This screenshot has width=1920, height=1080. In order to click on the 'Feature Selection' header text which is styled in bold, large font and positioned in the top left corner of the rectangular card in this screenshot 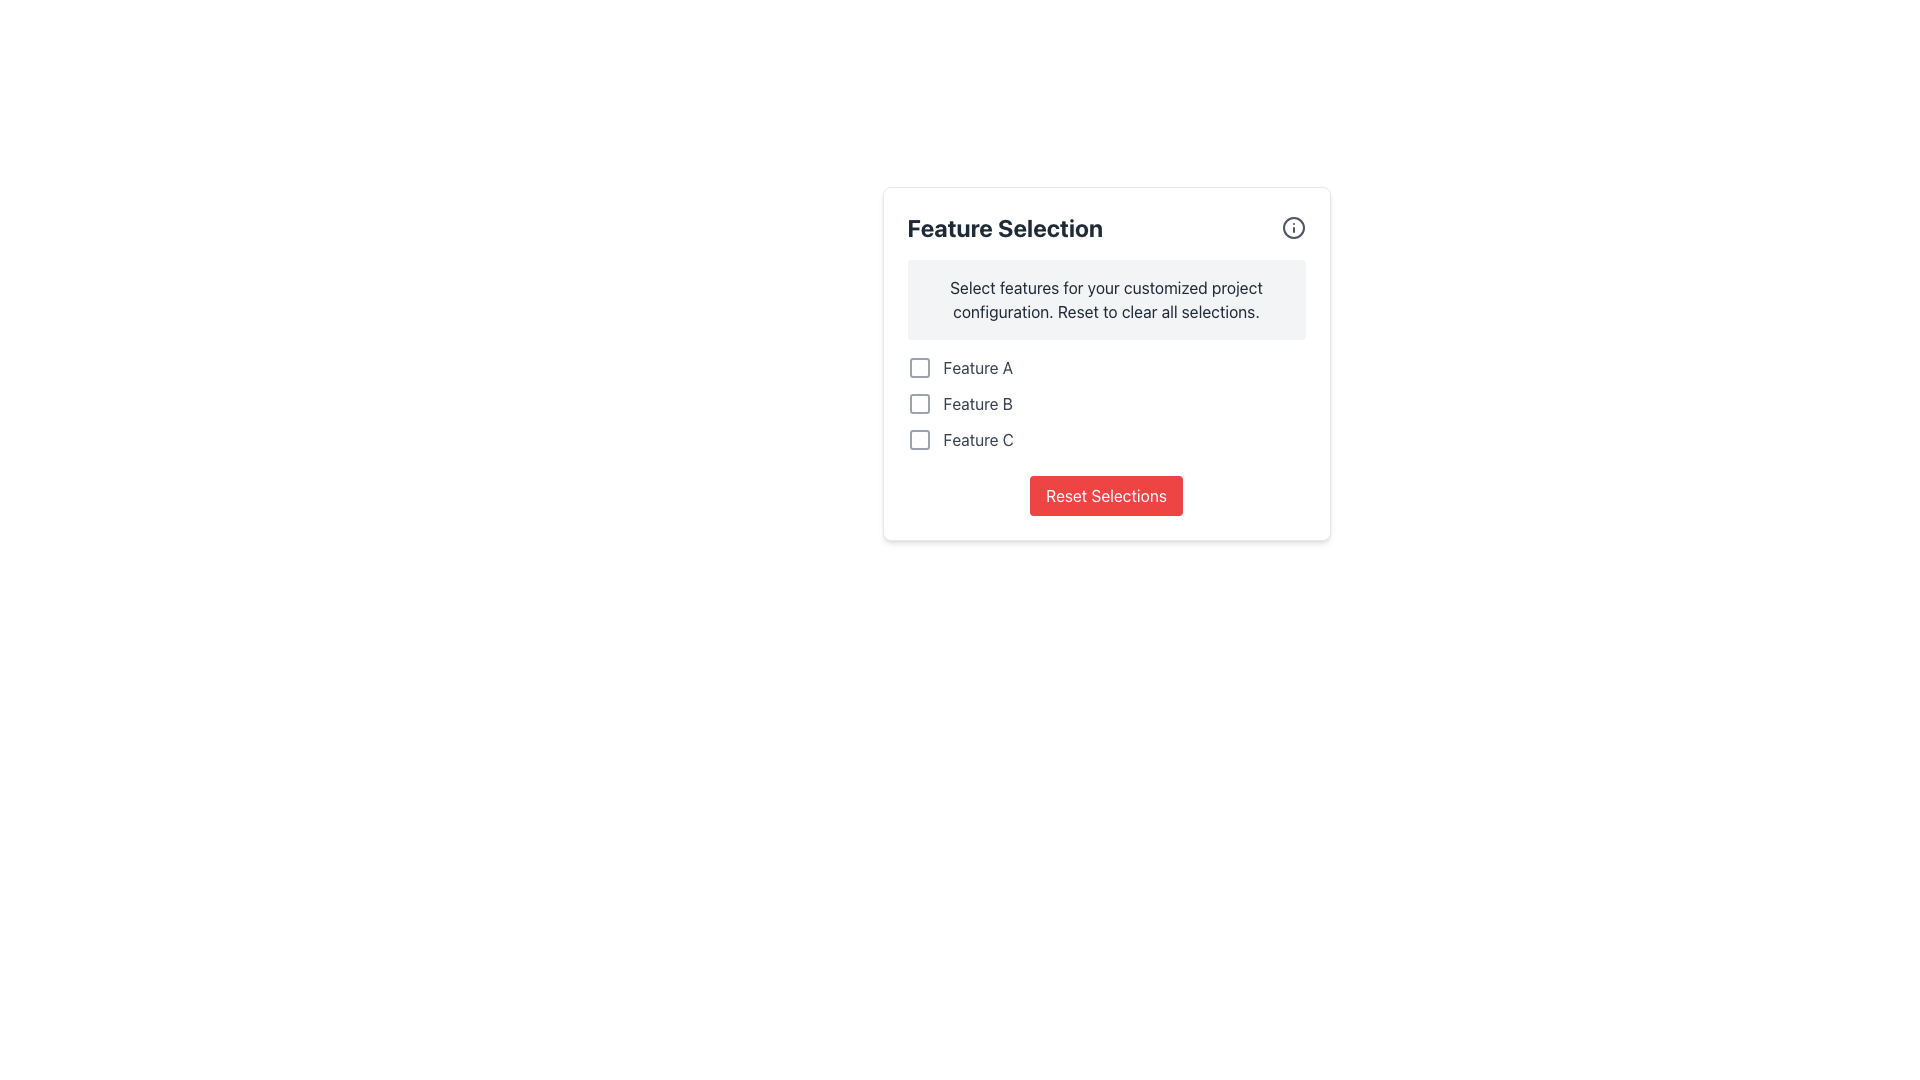, I will do `click(1005, 226)`.